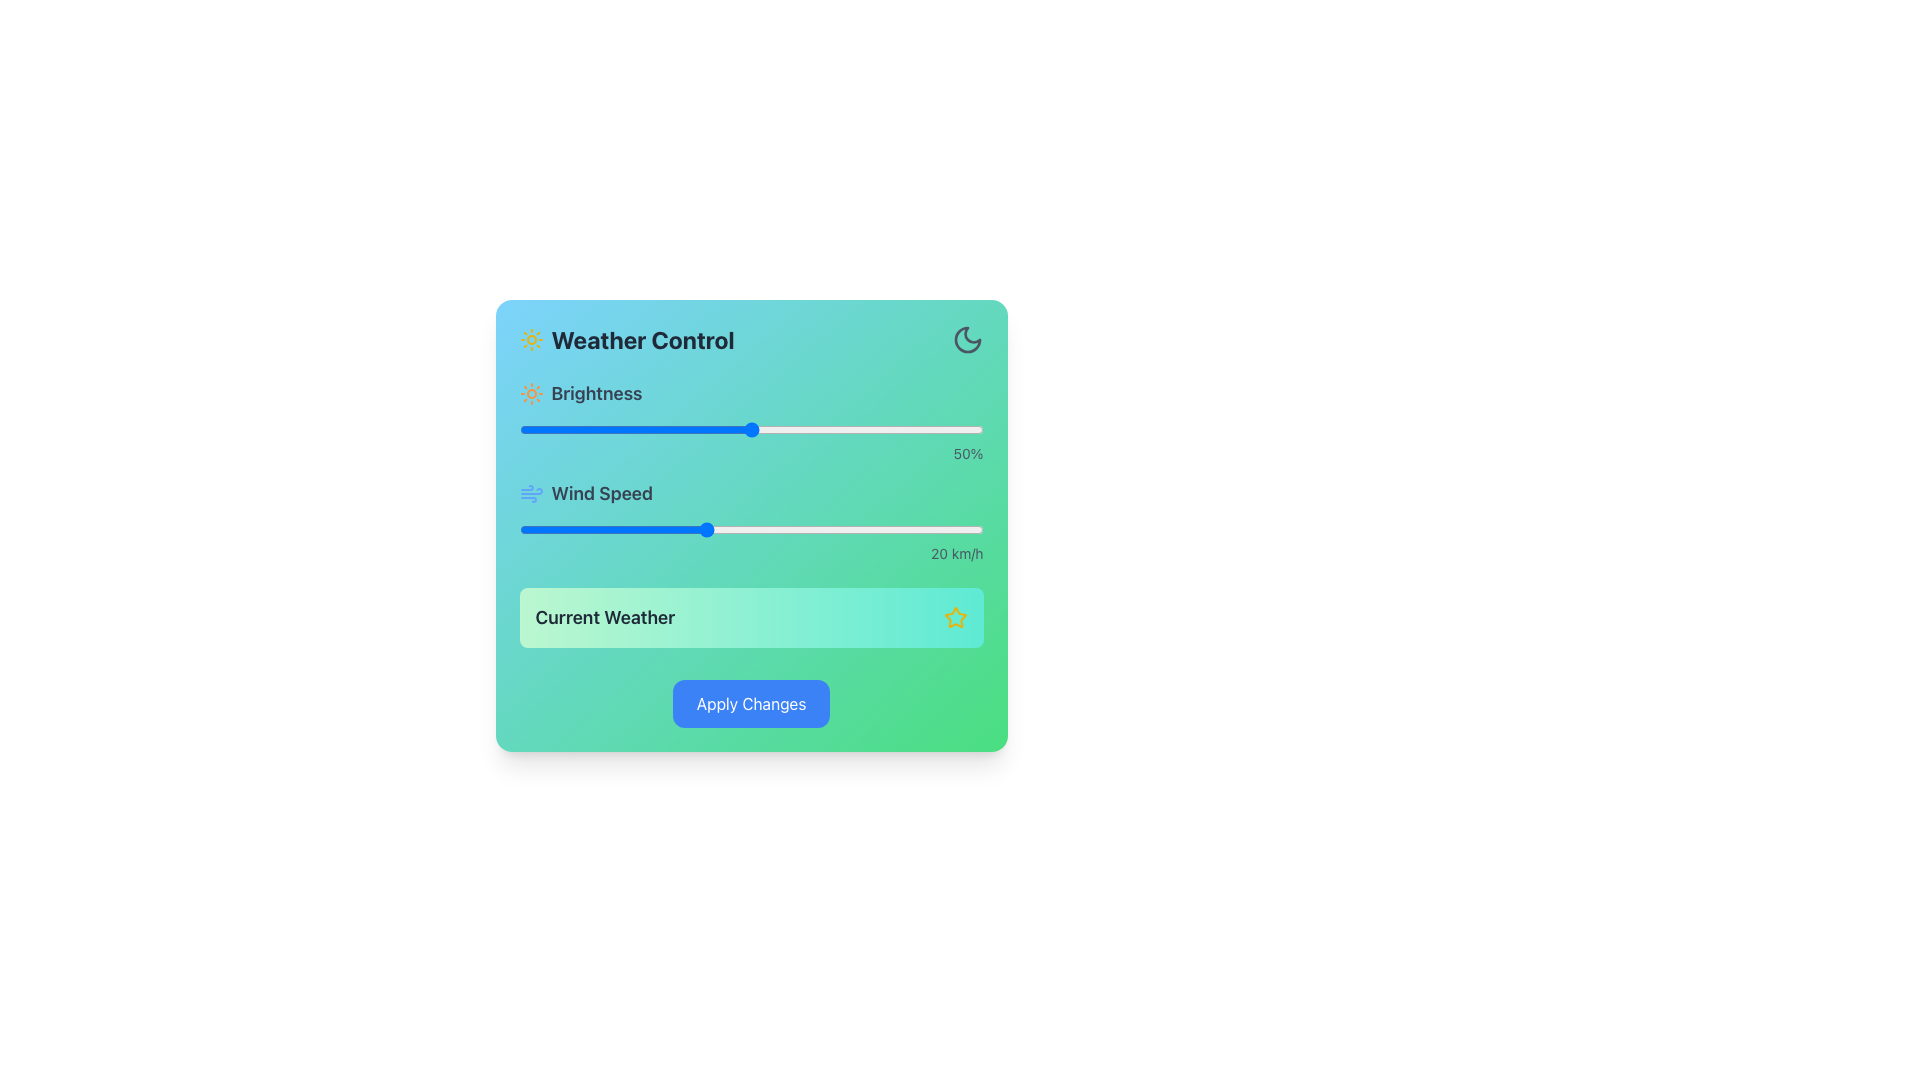 This screenshot has width=1920, height=1080. What do you see at coordinates (695, 428) in the screenshot?
I see `brightness level` at bounding box center [695, 428].